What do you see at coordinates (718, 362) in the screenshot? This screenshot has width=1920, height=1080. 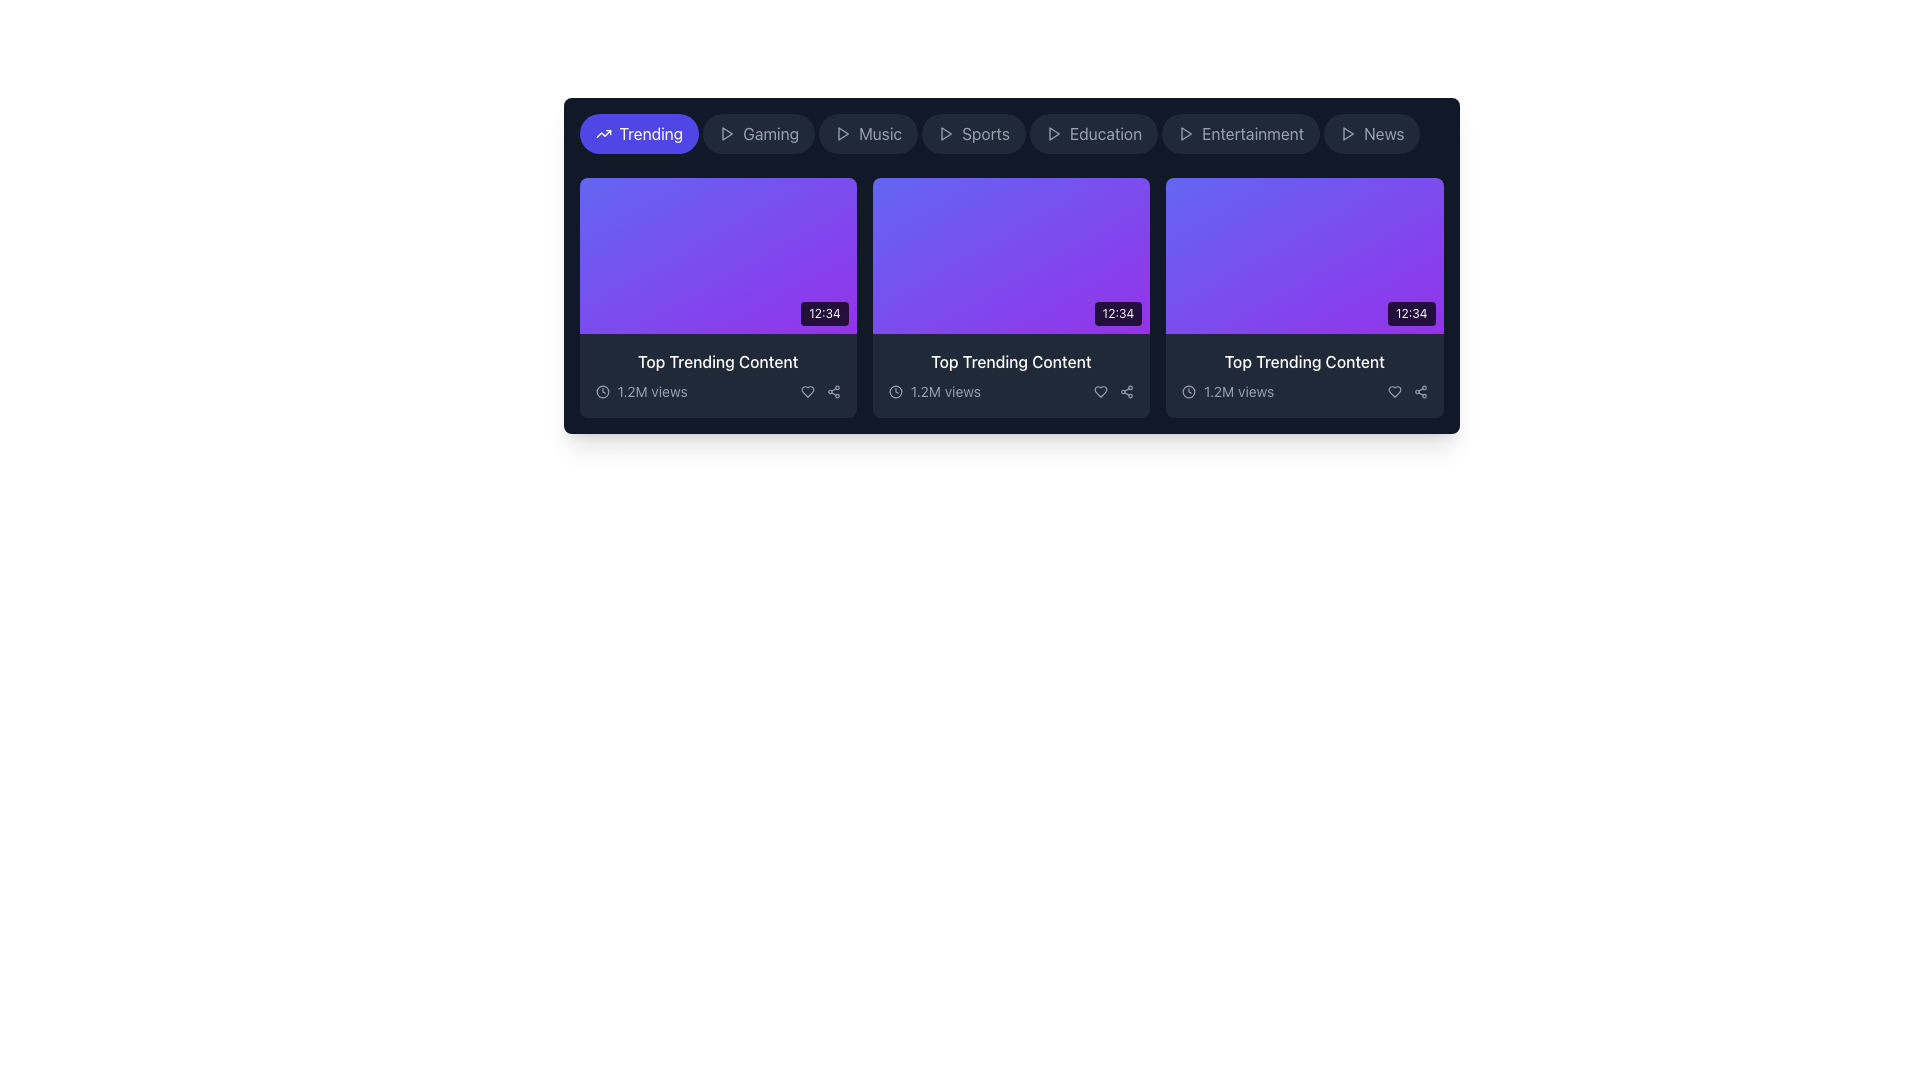 I see `the text label that provides the title of the highlighted trending content, located at the bottom of the first card in the list, just above the '1.2M views' text` at bounding box center [718, 362].